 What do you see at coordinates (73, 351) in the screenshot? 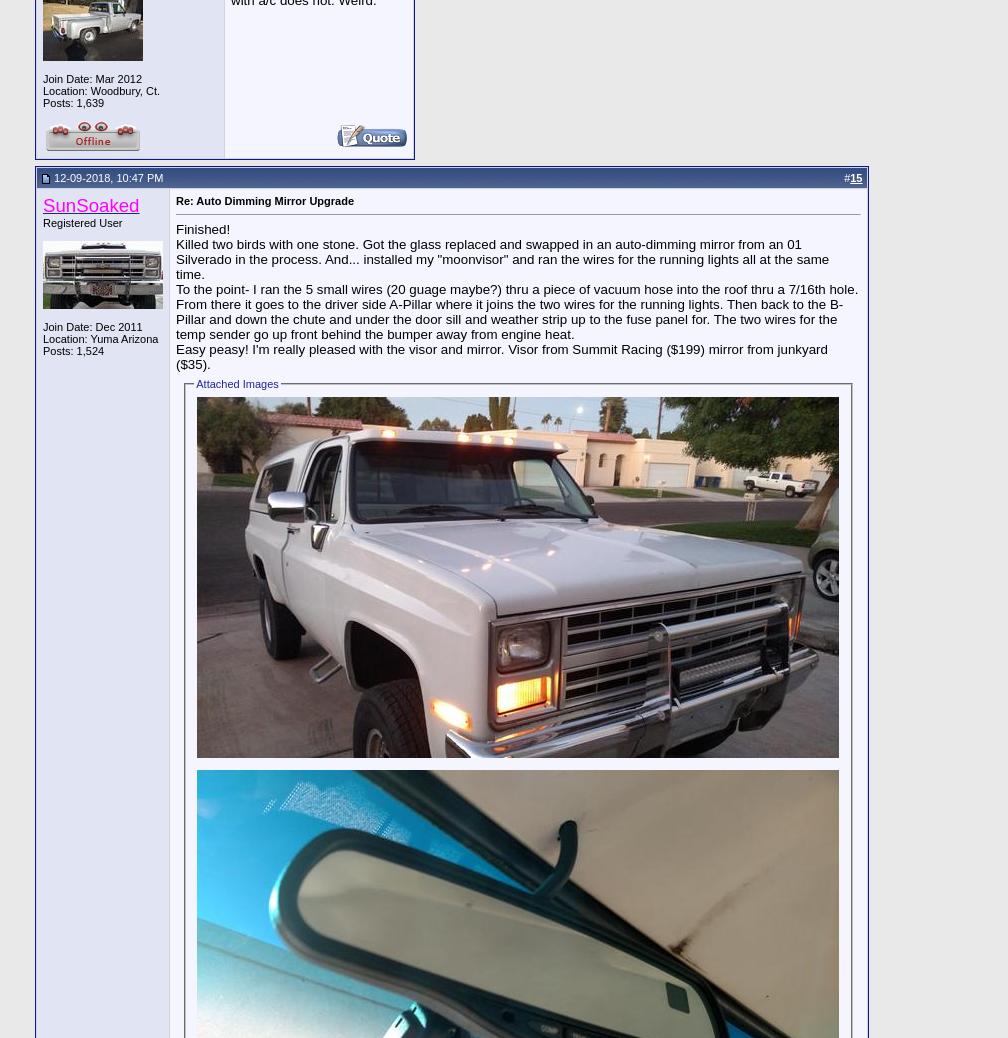
I see `'Posts: 1,524'` at bounding box center [73, 351].